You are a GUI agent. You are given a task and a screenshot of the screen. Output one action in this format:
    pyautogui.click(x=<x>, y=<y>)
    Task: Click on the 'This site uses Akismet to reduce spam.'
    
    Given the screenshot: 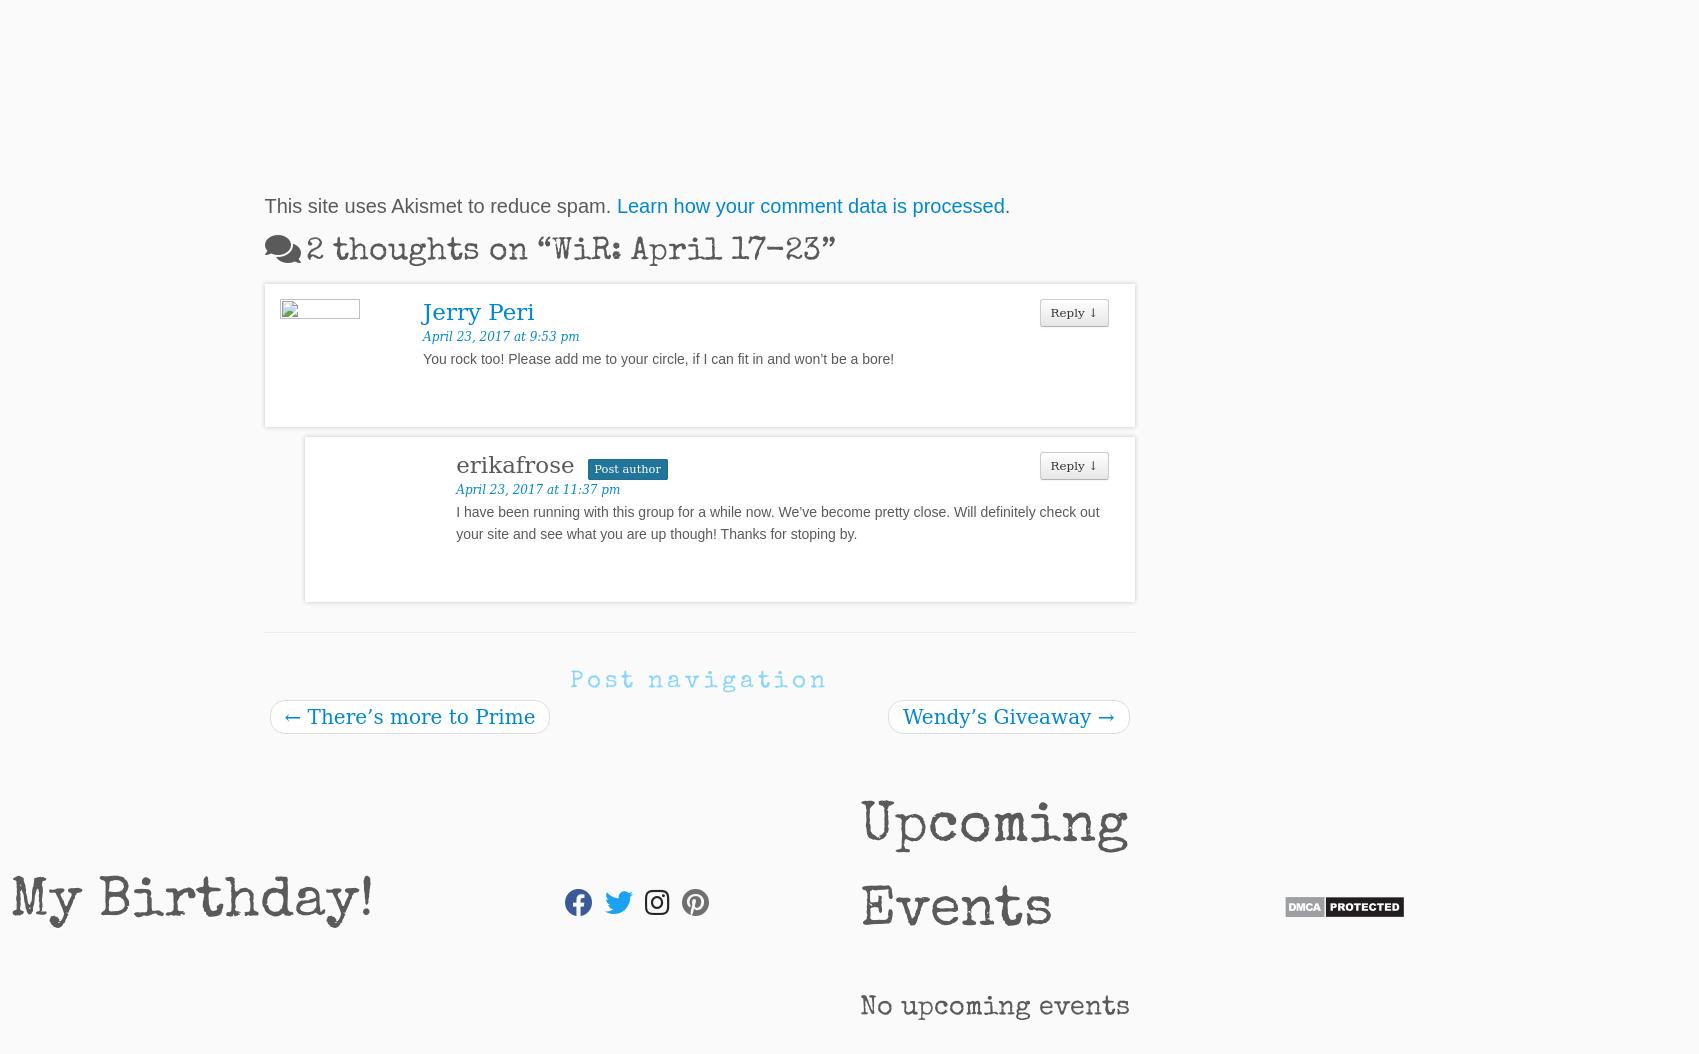 What is the action you would take?
    pyautogui.click(x=440, y=204)
    